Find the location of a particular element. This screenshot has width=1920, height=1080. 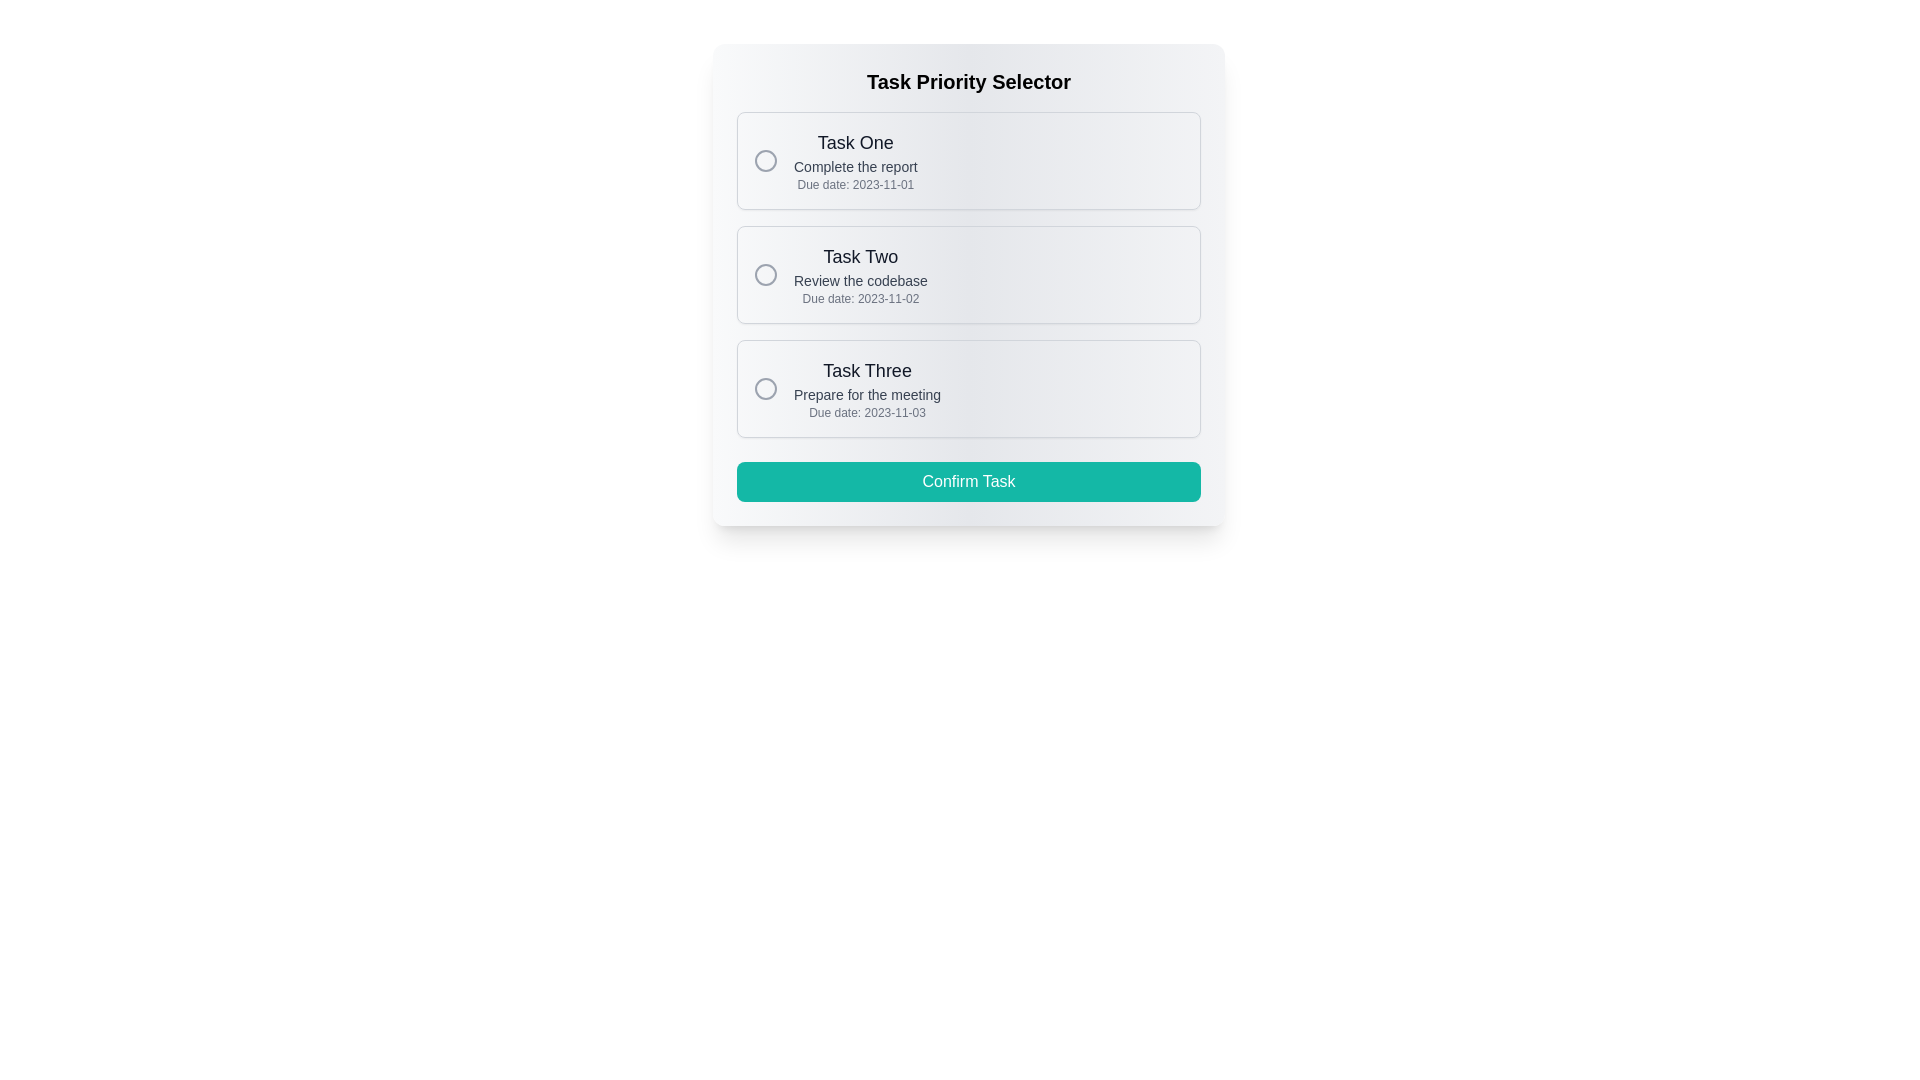

informational text label displaying 'Due date: 2023-11-03' located under 'Prepare for the meeting' in the 'Task Three' section is located at coordinates (867, 411).